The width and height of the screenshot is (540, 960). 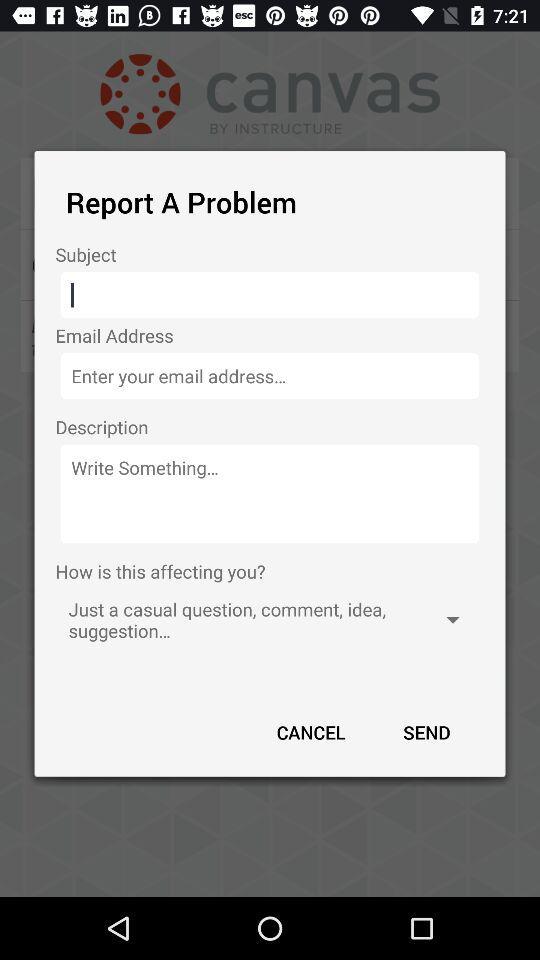 I want to click on the item at the bottom, so click(x=311, y=731).